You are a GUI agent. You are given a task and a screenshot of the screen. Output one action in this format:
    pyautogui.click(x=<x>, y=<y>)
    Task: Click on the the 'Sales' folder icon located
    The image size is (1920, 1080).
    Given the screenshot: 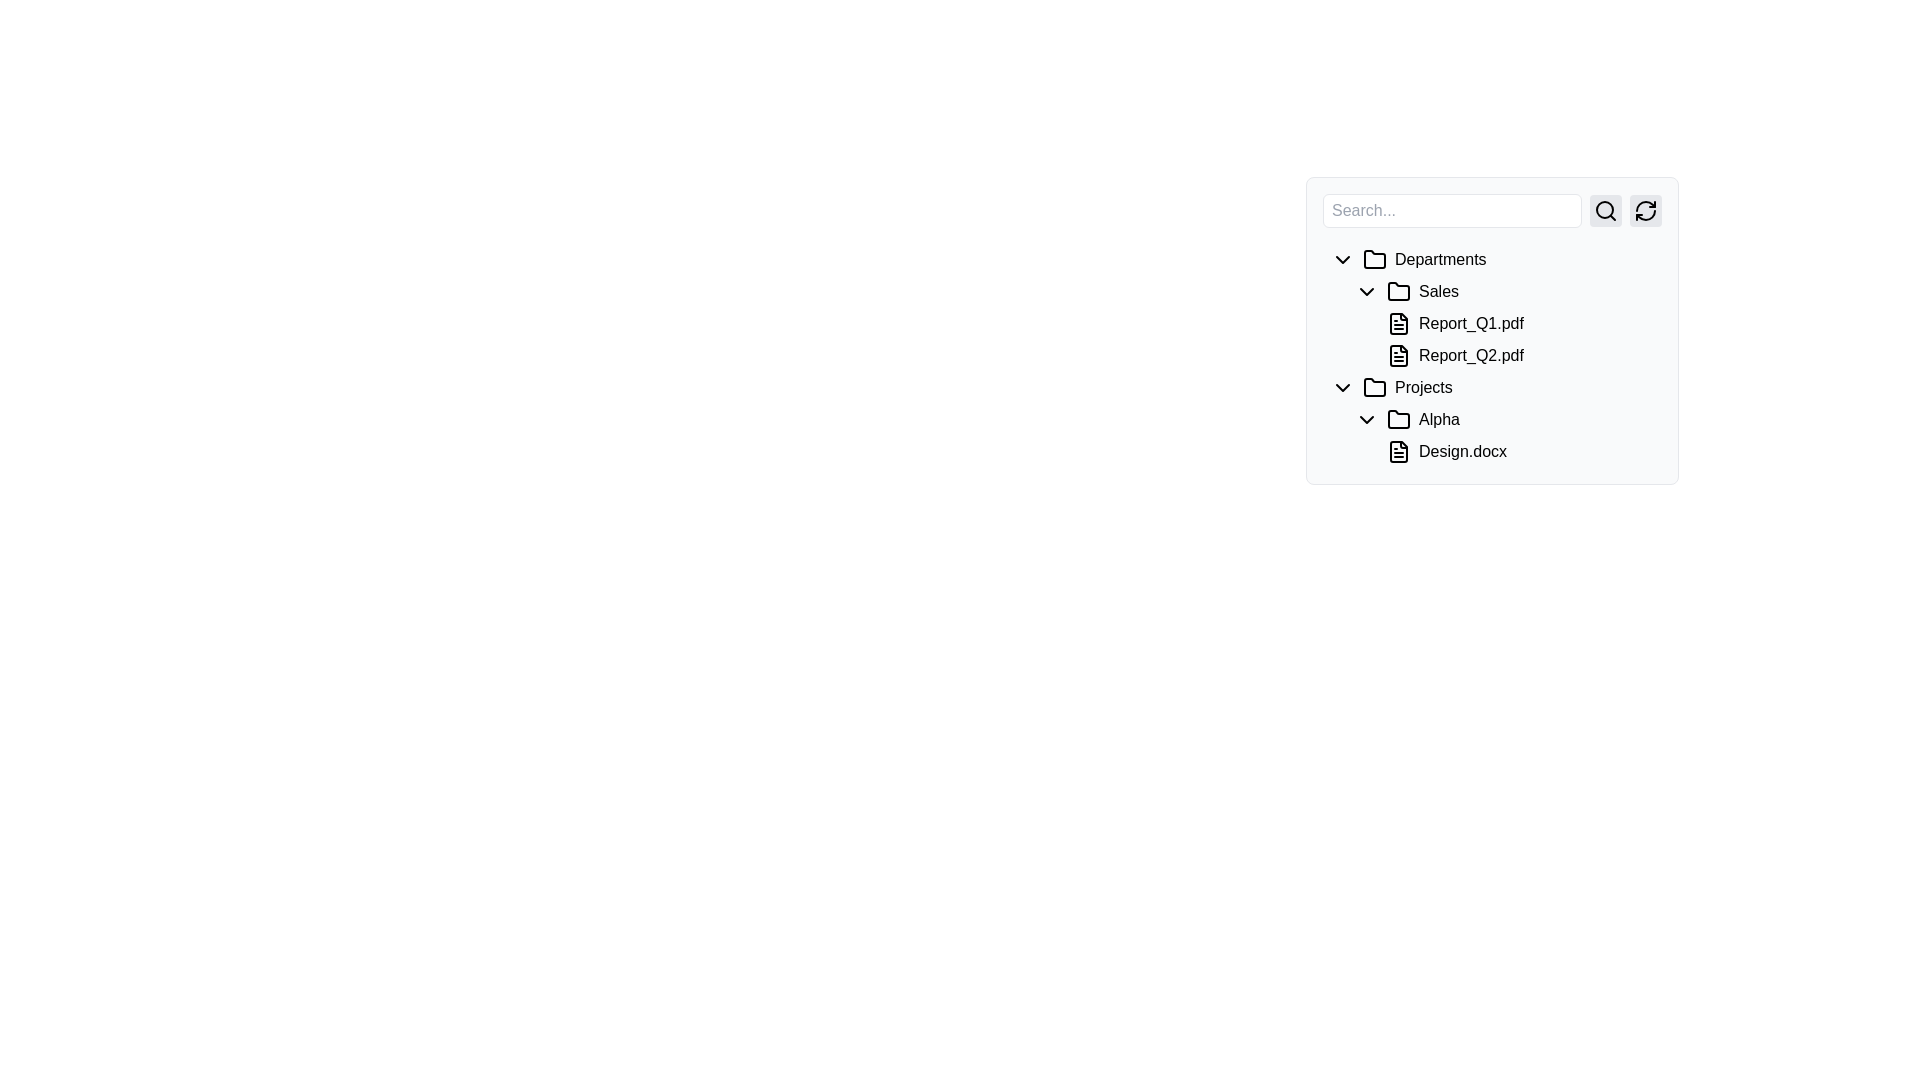 What is the action you would take?
    pyautogui.click(x=1397, y=292)
    